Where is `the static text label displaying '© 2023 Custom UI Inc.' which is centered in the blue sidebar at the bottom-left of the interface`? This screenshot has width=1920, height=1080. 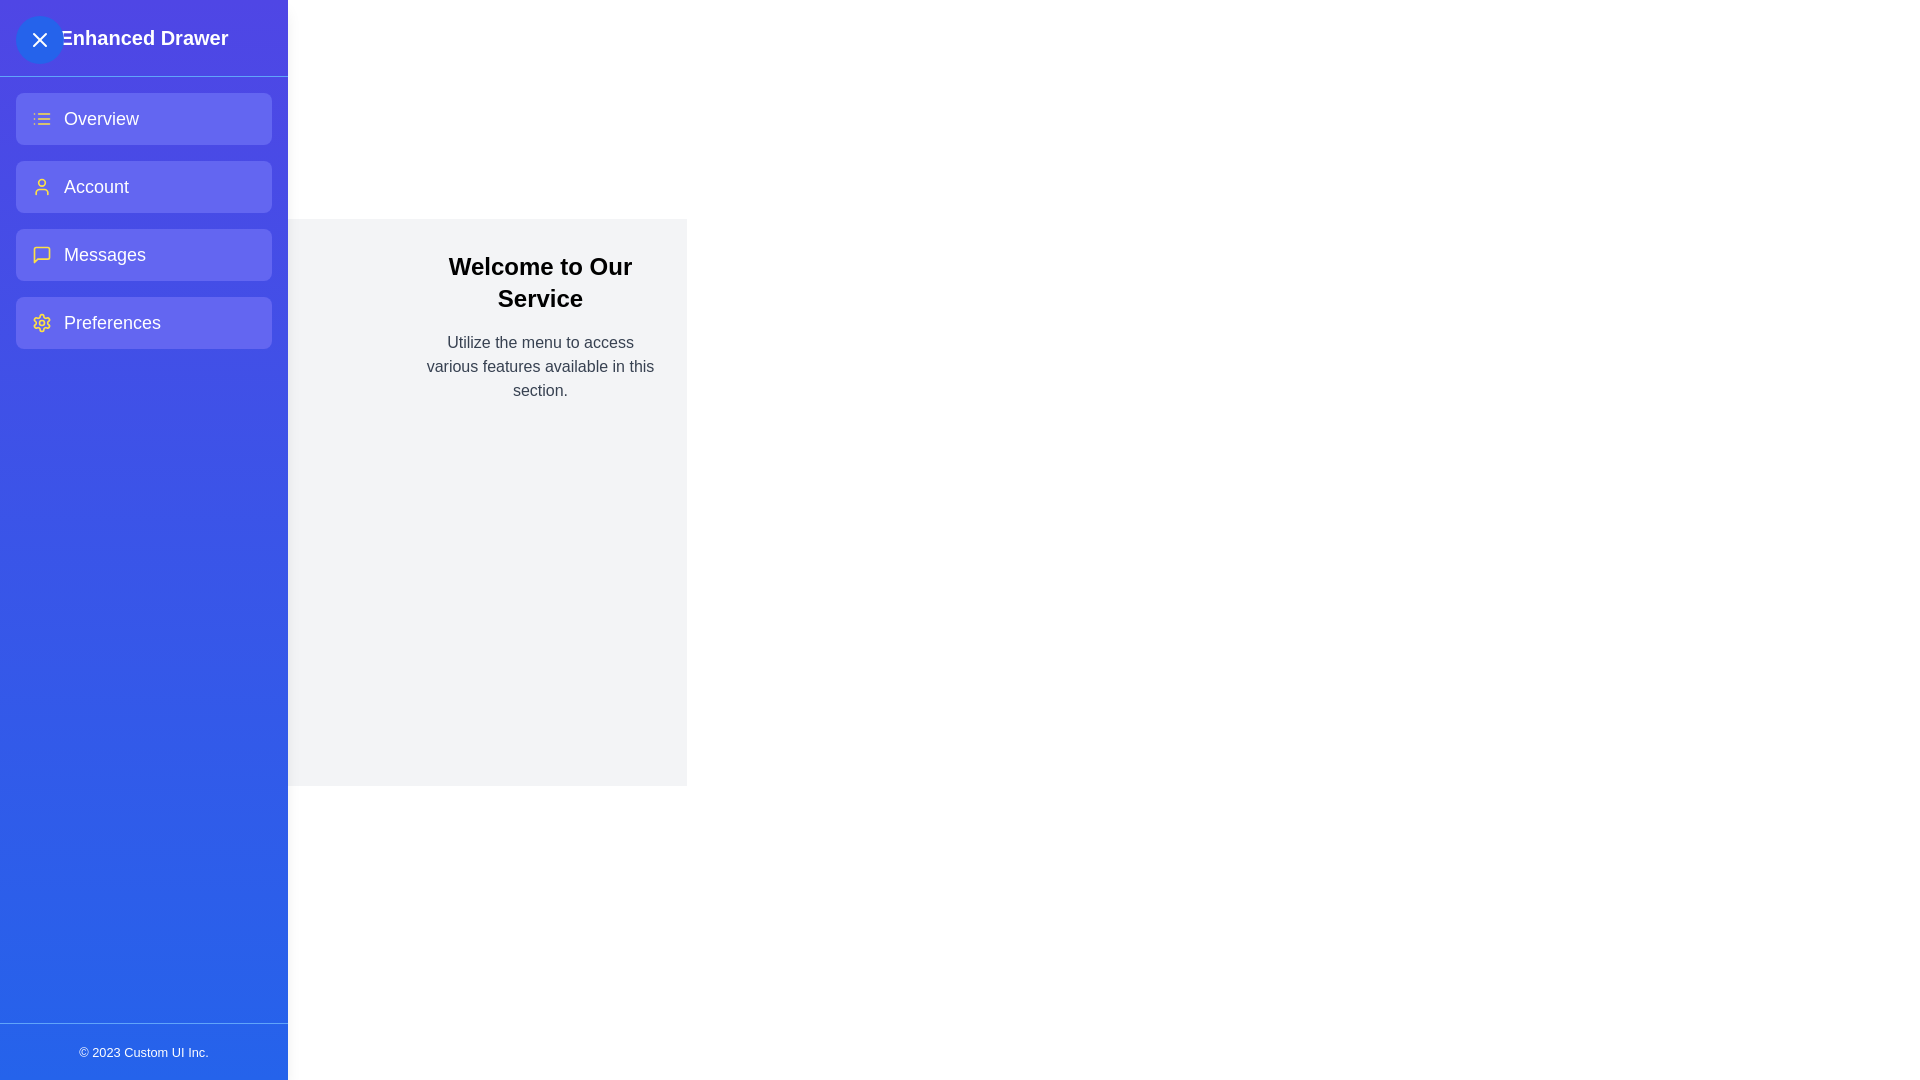 the static text label displaying '© 2023 Custom UI Inc.' which is centered in the blue sidebar at the bottom-left of the interface is located at coordinates (143, 1051).